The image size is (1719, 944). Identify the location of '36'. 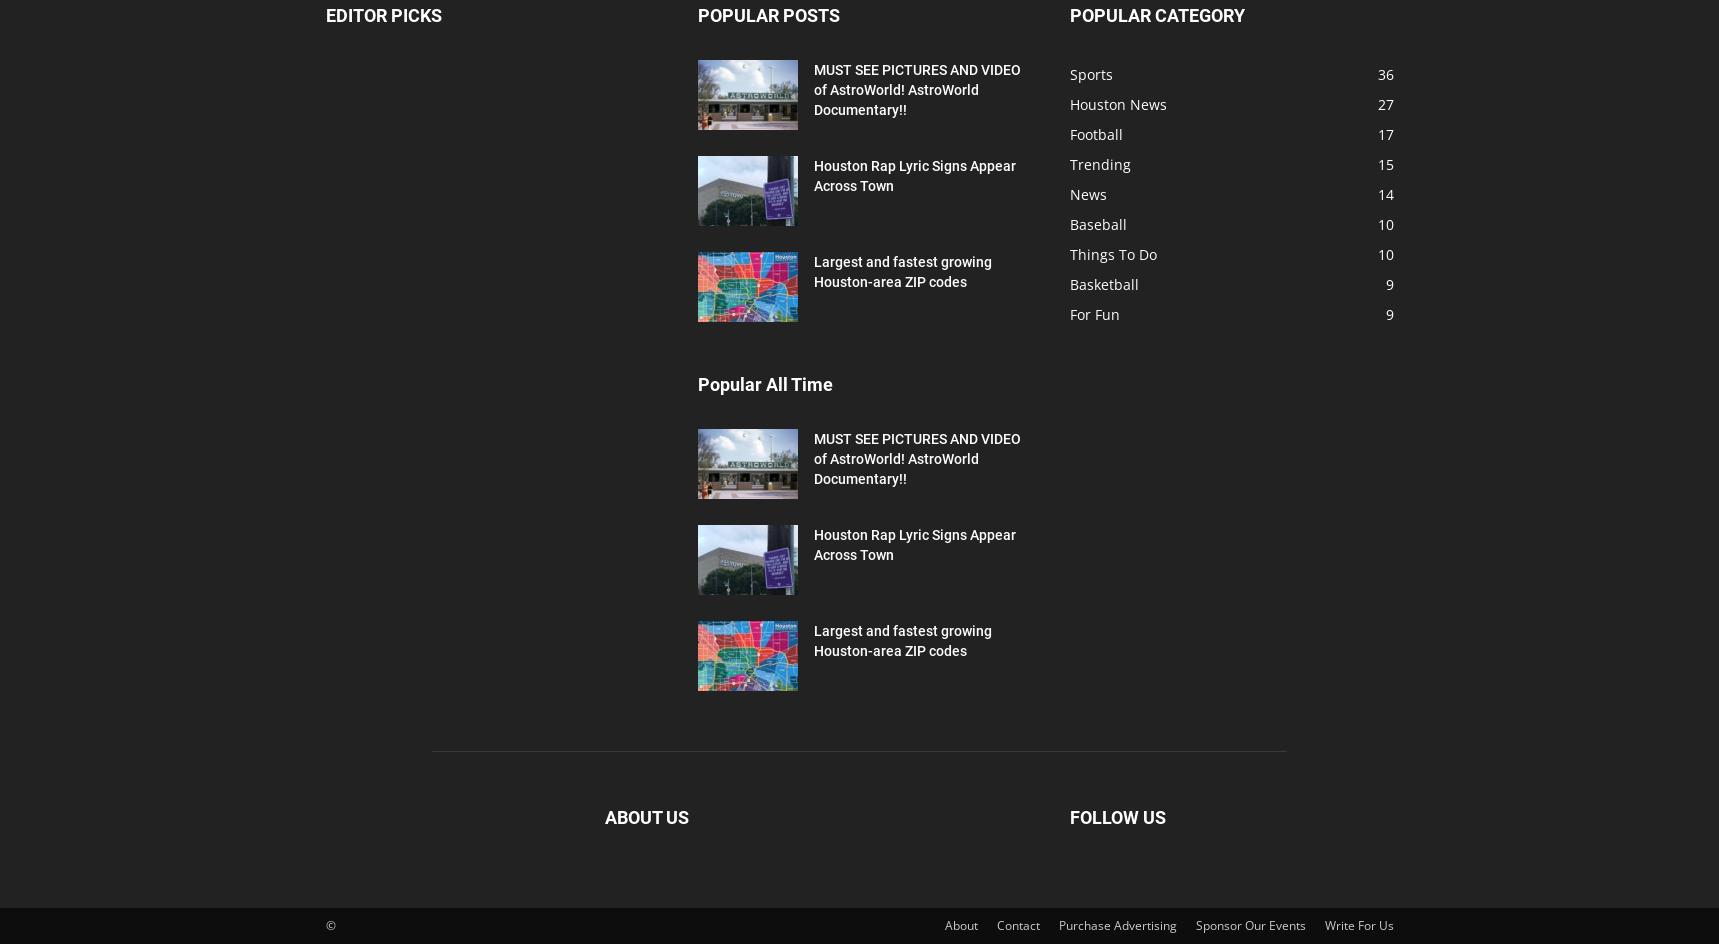
(1384, 73).